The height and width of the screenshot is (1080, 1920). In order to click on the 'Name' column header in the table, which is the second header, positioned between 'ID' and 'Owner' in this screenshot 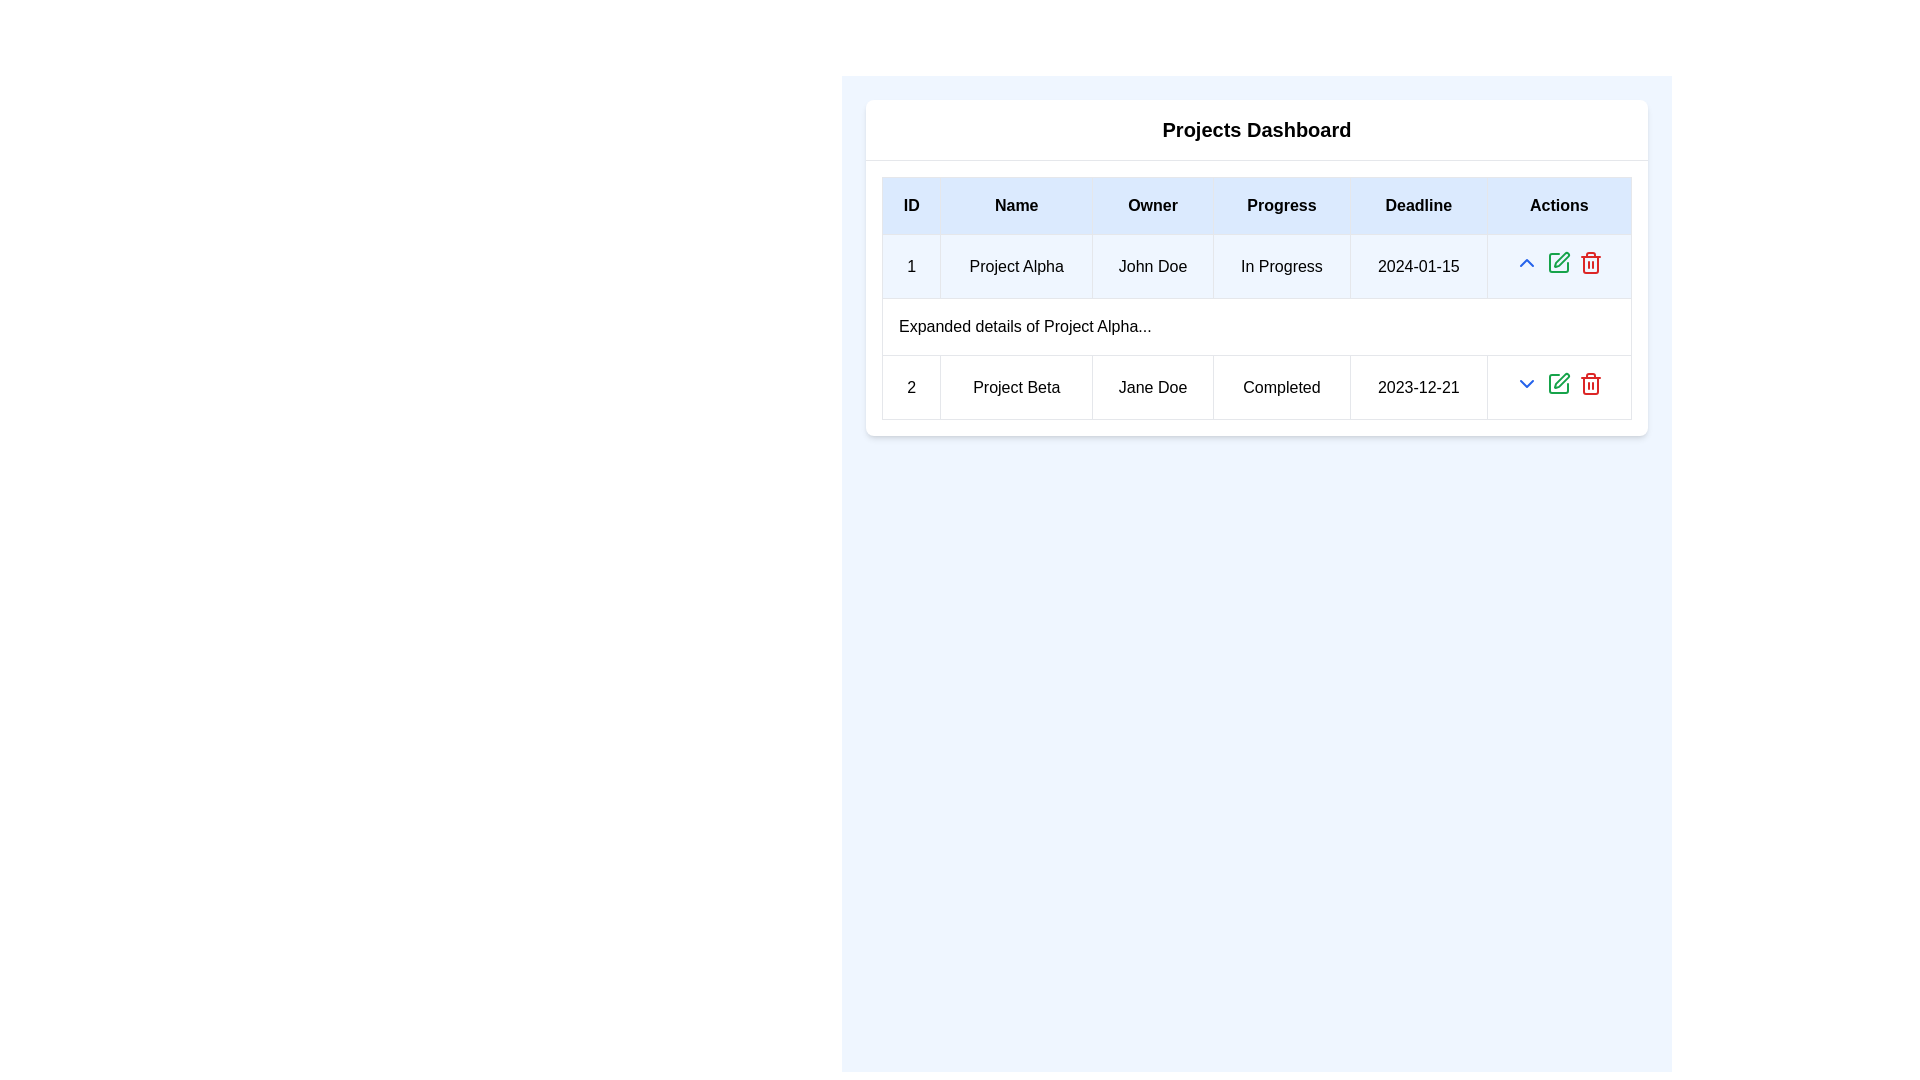, I will do `click(1016, 205)`.